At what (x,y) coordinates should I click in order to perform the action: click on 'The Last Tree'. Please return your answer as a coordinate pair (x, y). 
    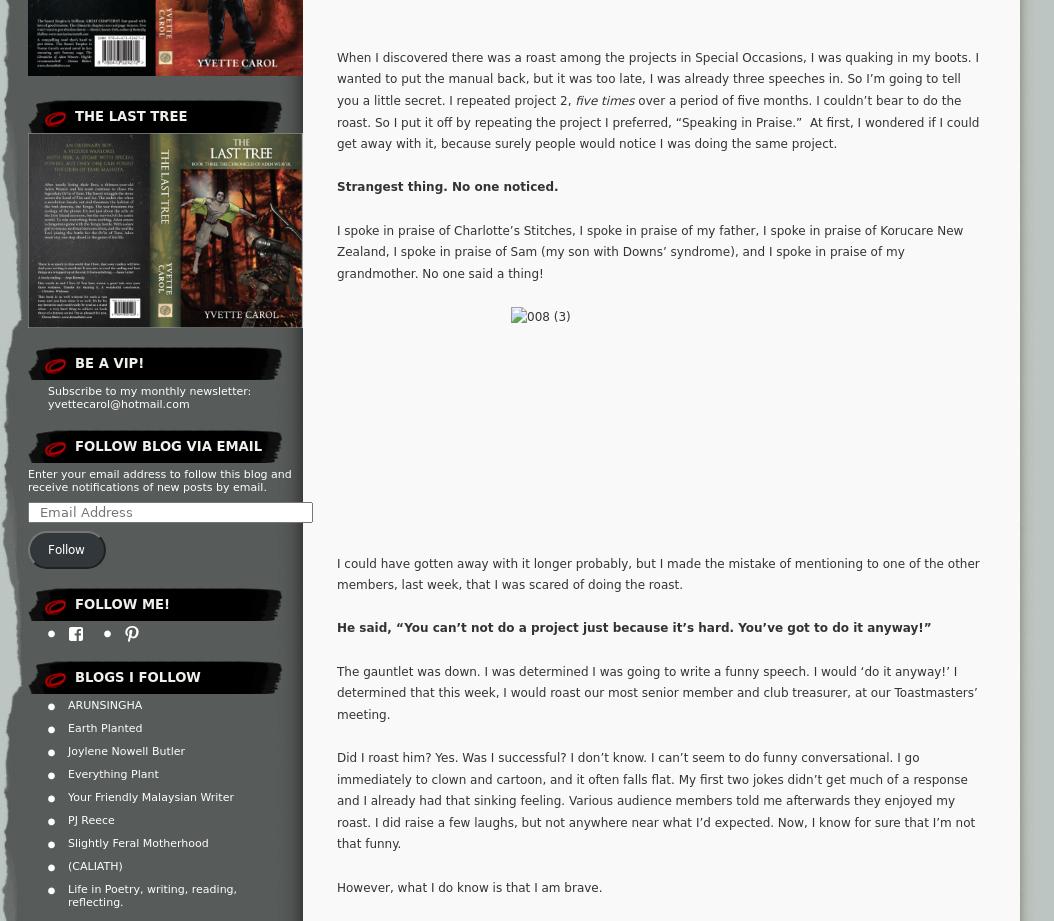
    Looking at the image, I should click on (131, 115).